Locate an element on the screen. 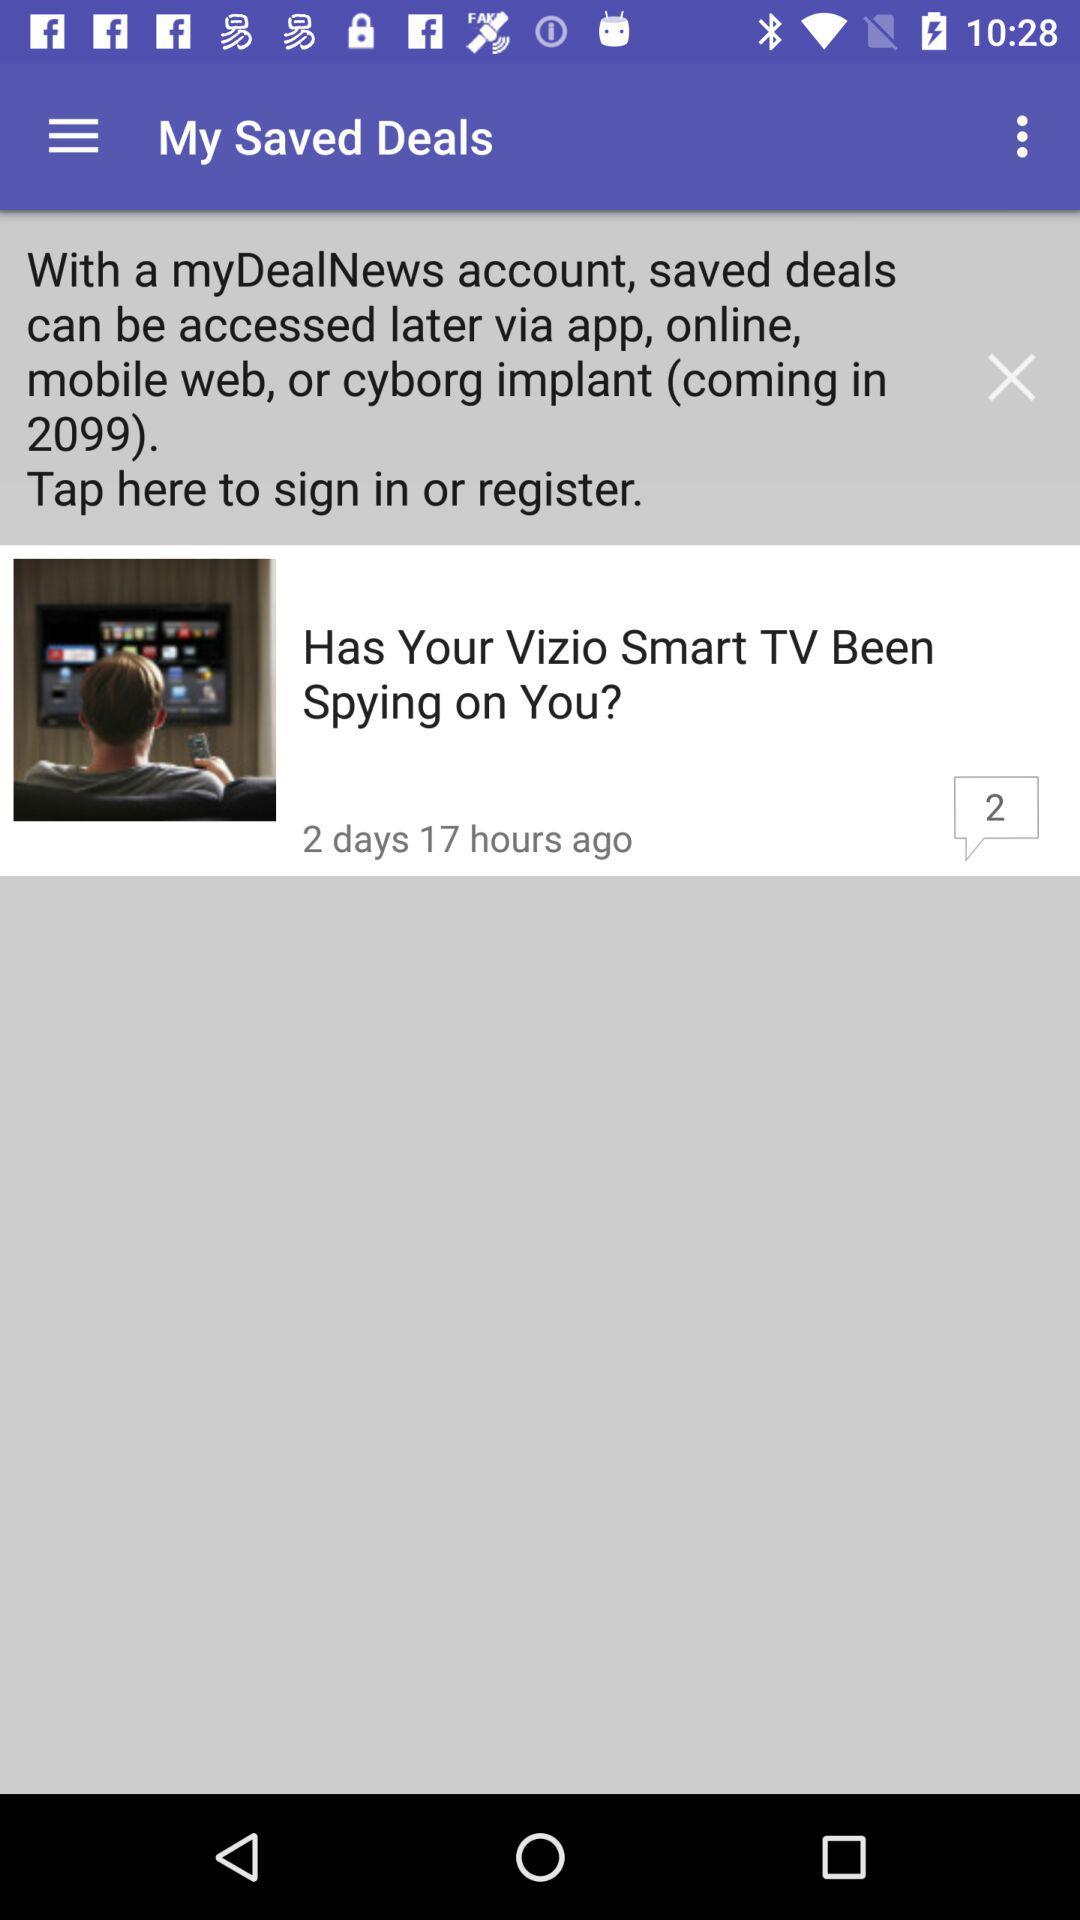  the item next to my saved deals app is located at coordinates (72, 135).